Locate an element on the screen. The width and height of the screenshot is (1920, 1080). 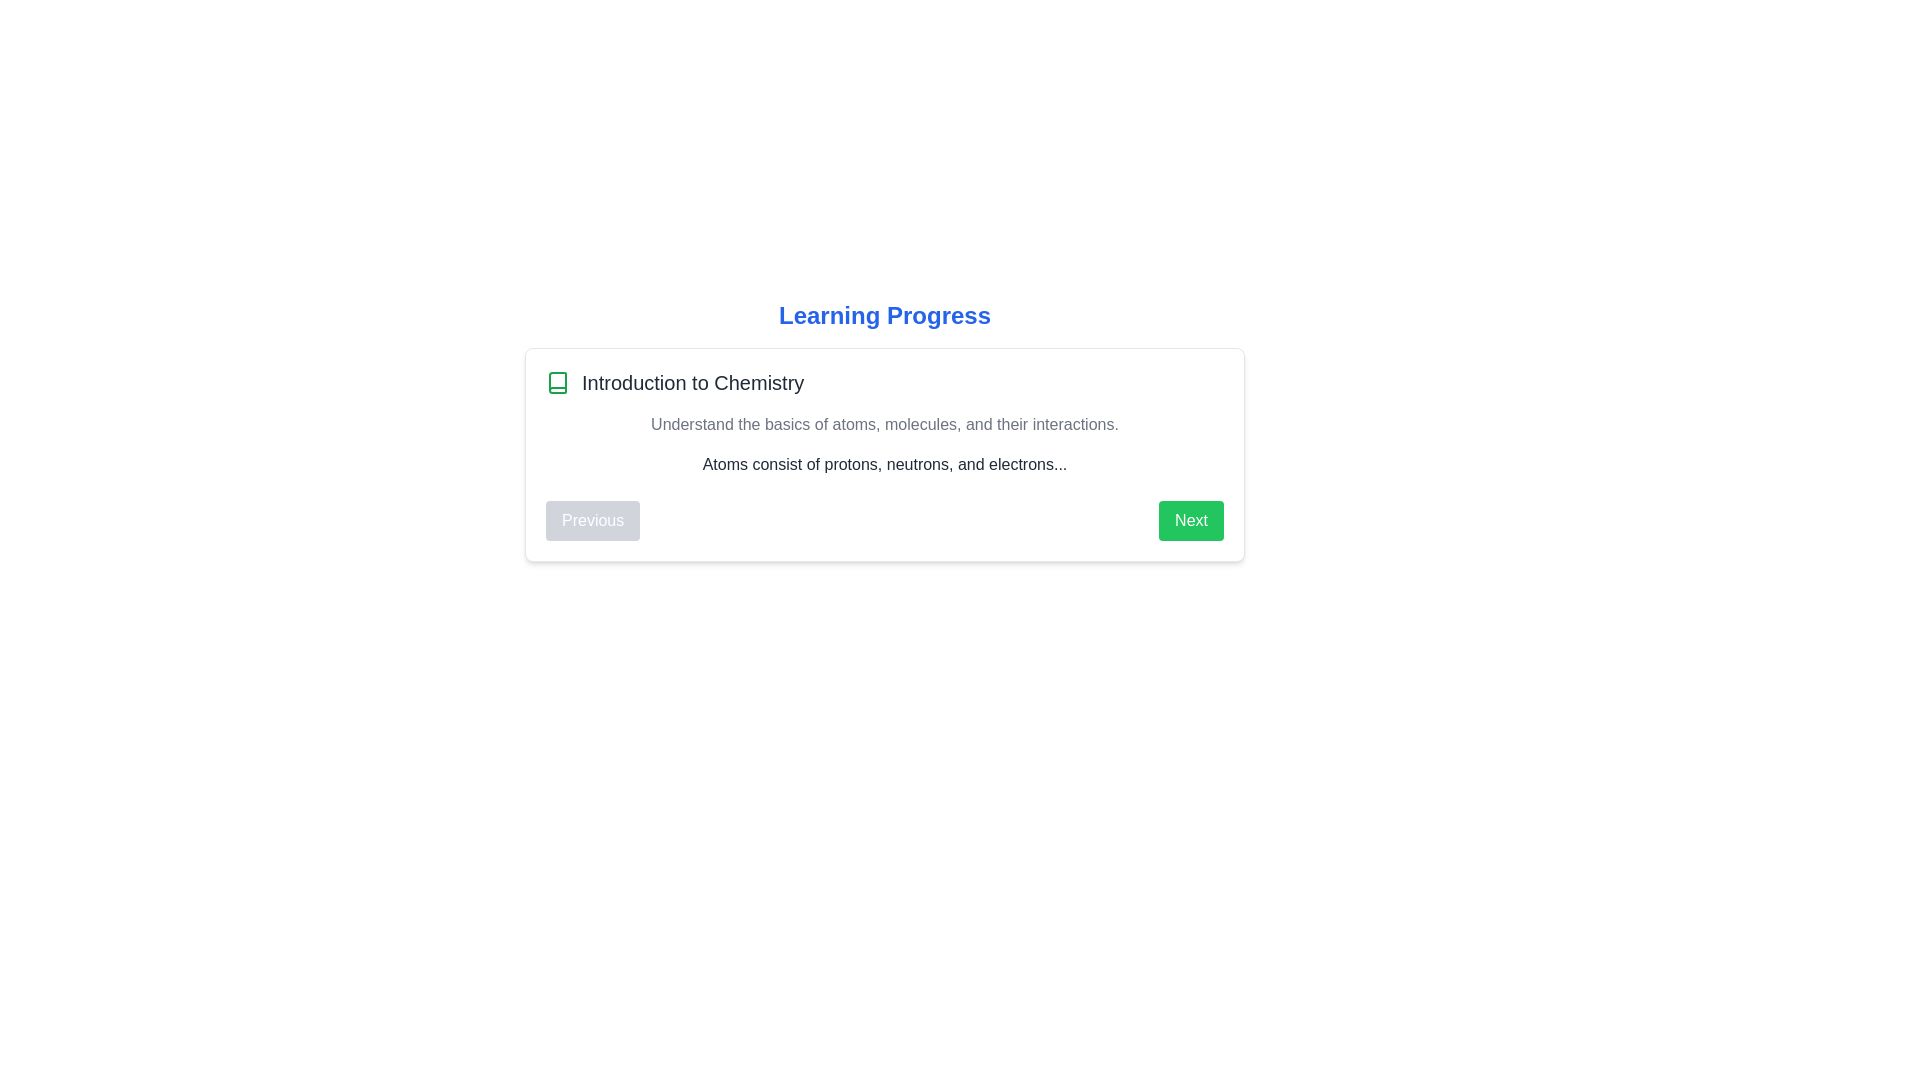
text block that serves as a descriptive introduction in the chemistry section, located within a bordered, rounded, and shadowed card layout, positioned below the 'Introduction to Chemistry' title is located at coordinates (883, 423).